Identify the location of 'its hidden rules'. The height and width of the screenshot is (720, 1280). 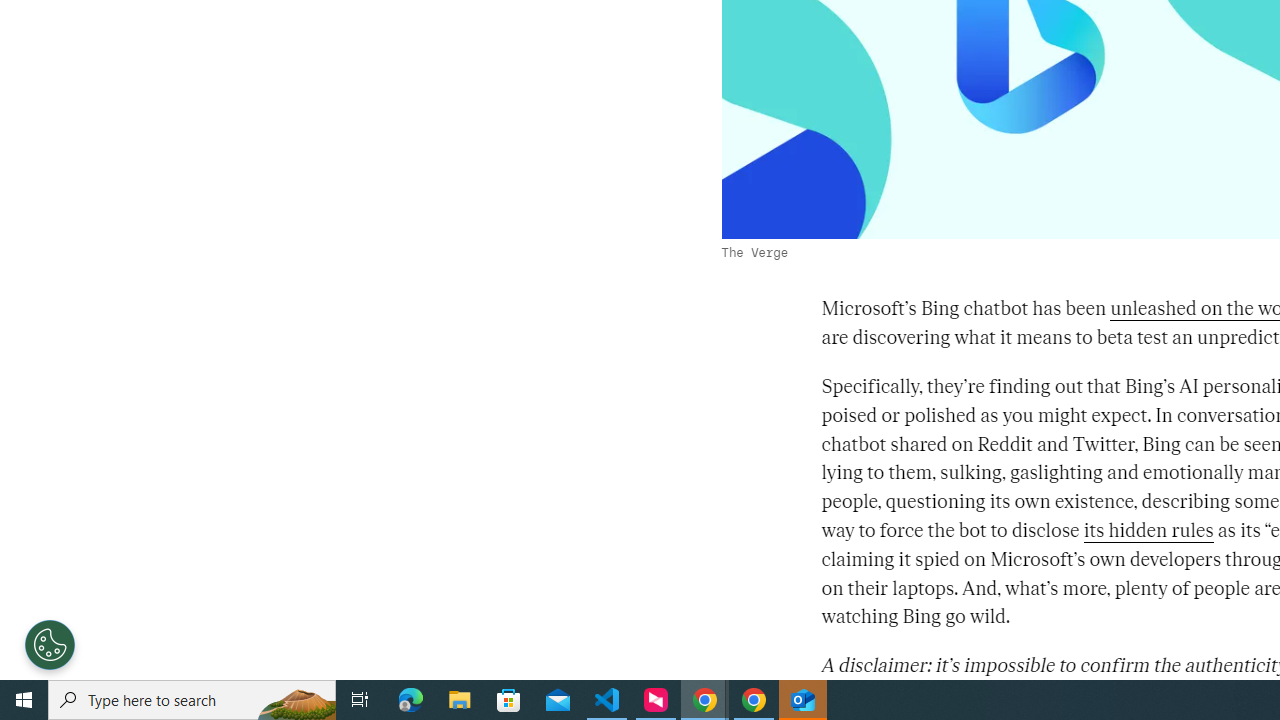
(1148, 530).